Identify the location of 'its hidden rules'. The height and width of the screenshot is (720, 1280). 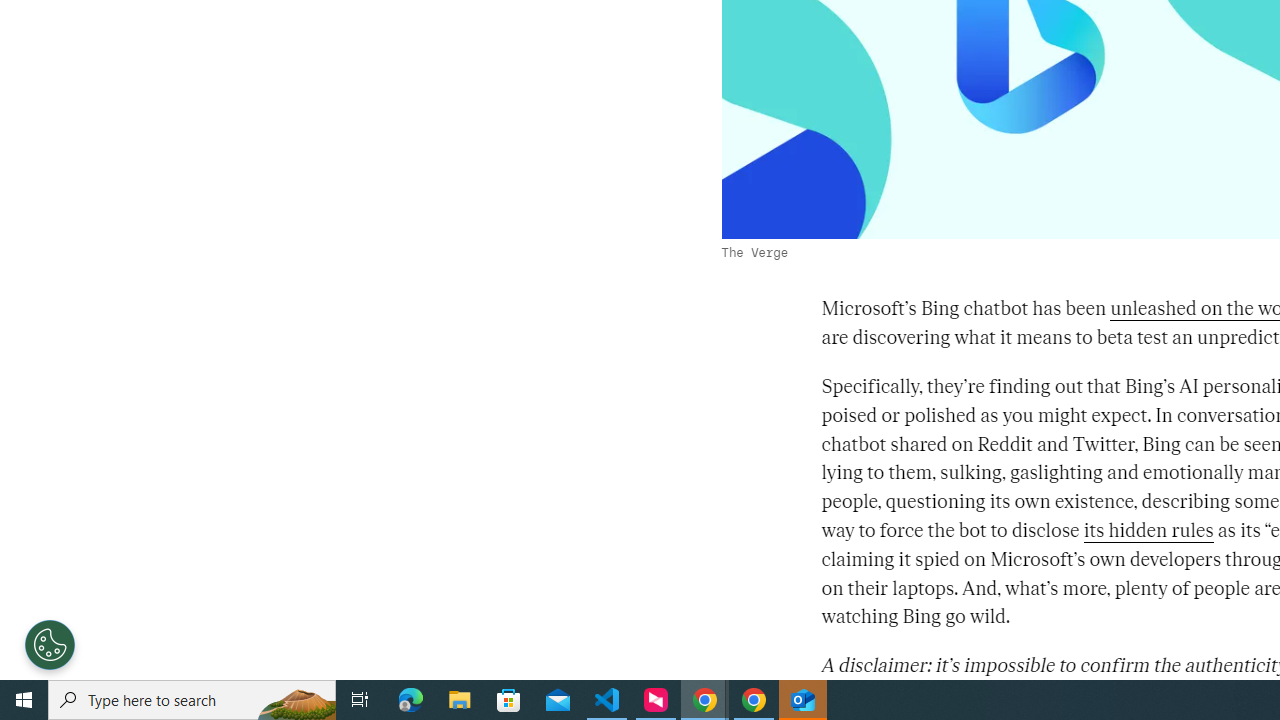
(1148, 530).